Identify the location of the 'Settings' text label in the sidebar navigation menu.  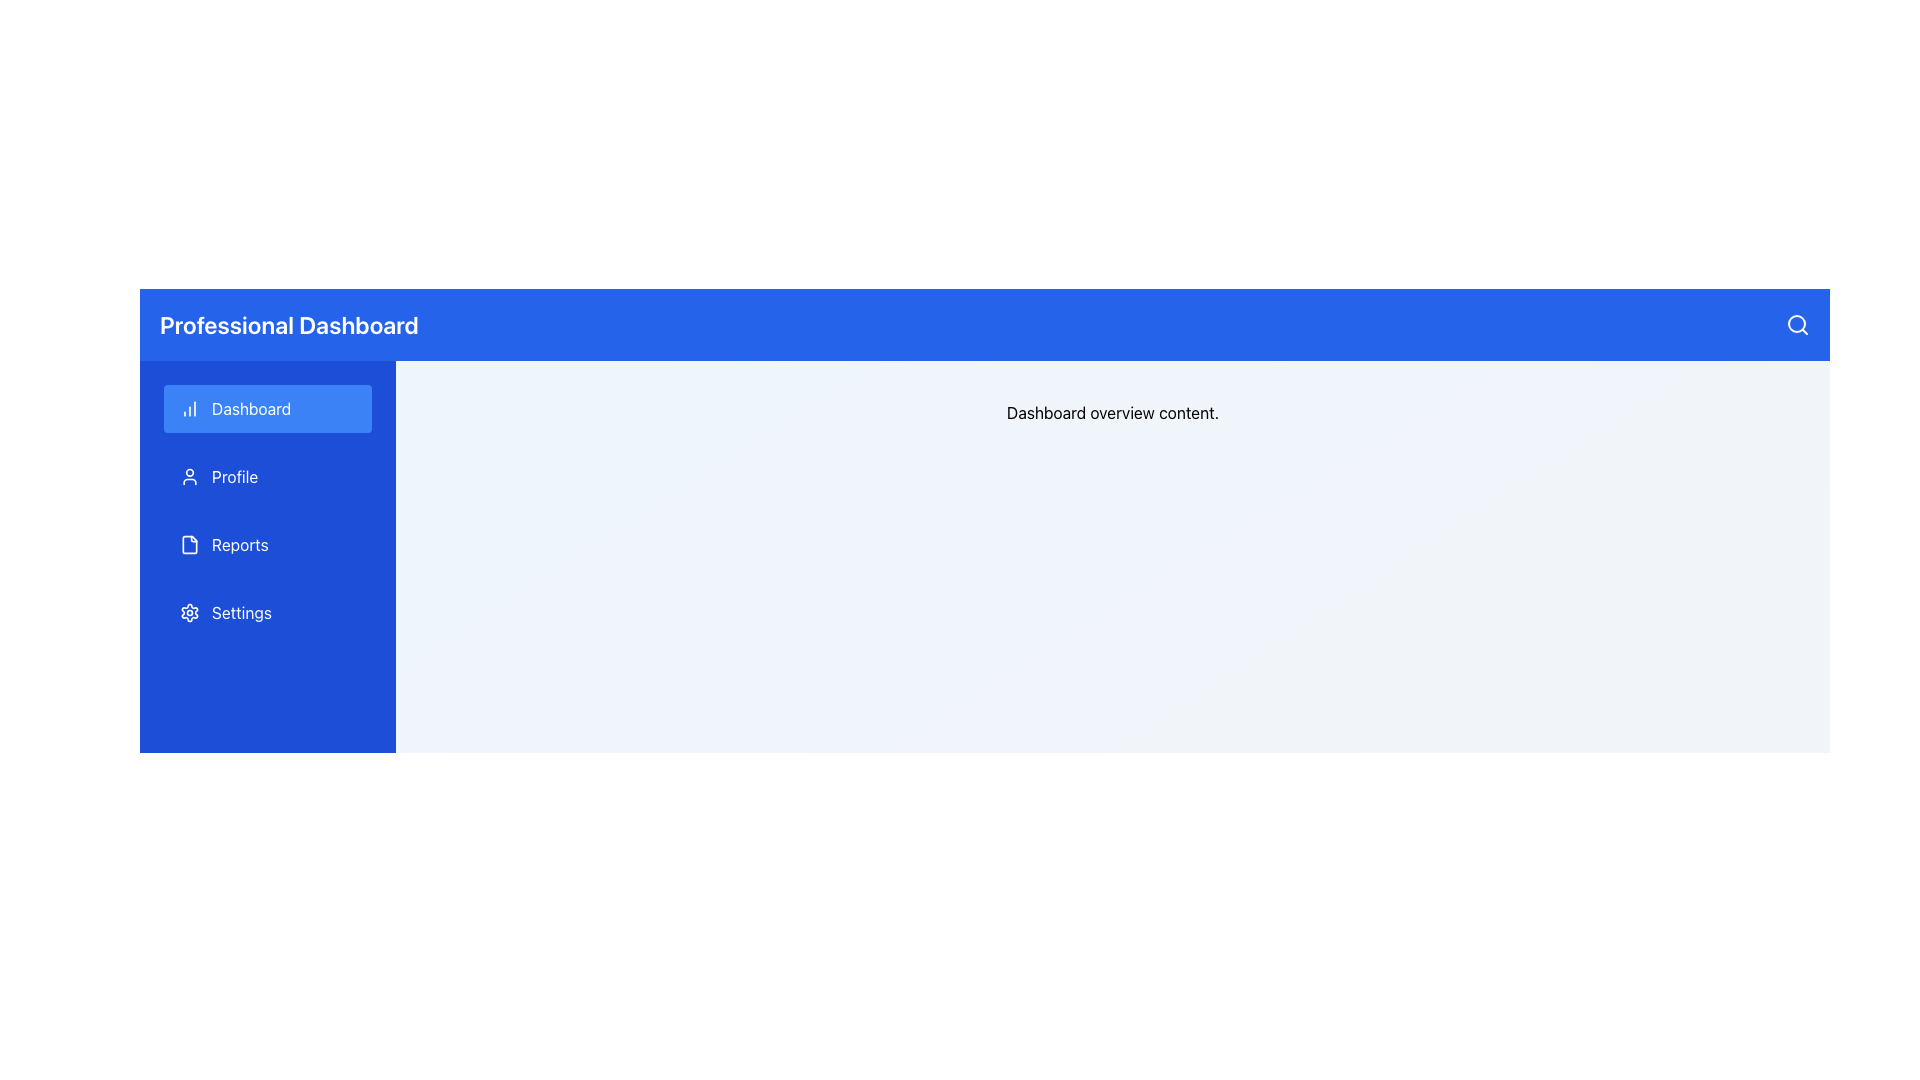
(240, 612).